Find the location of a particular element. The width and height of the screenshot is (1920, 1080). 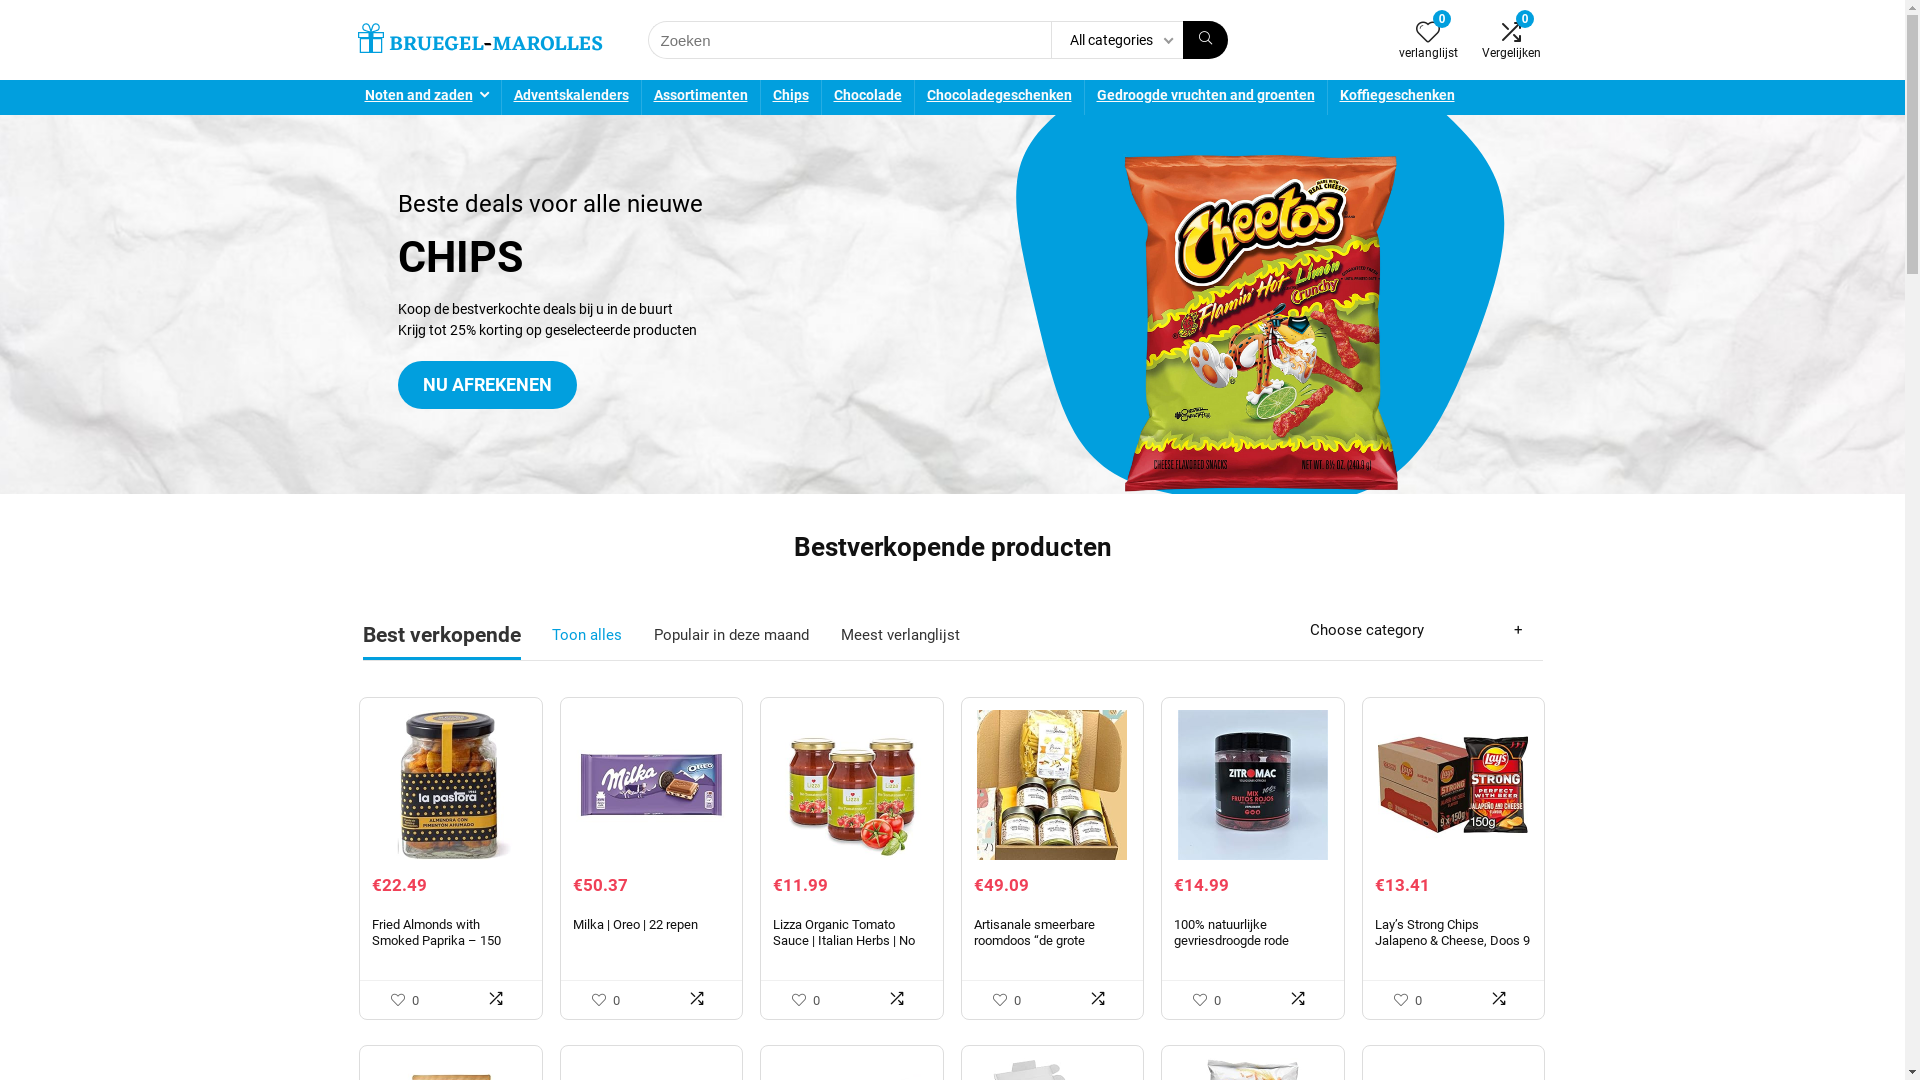

'0' is located at coordinates (1427, 34).